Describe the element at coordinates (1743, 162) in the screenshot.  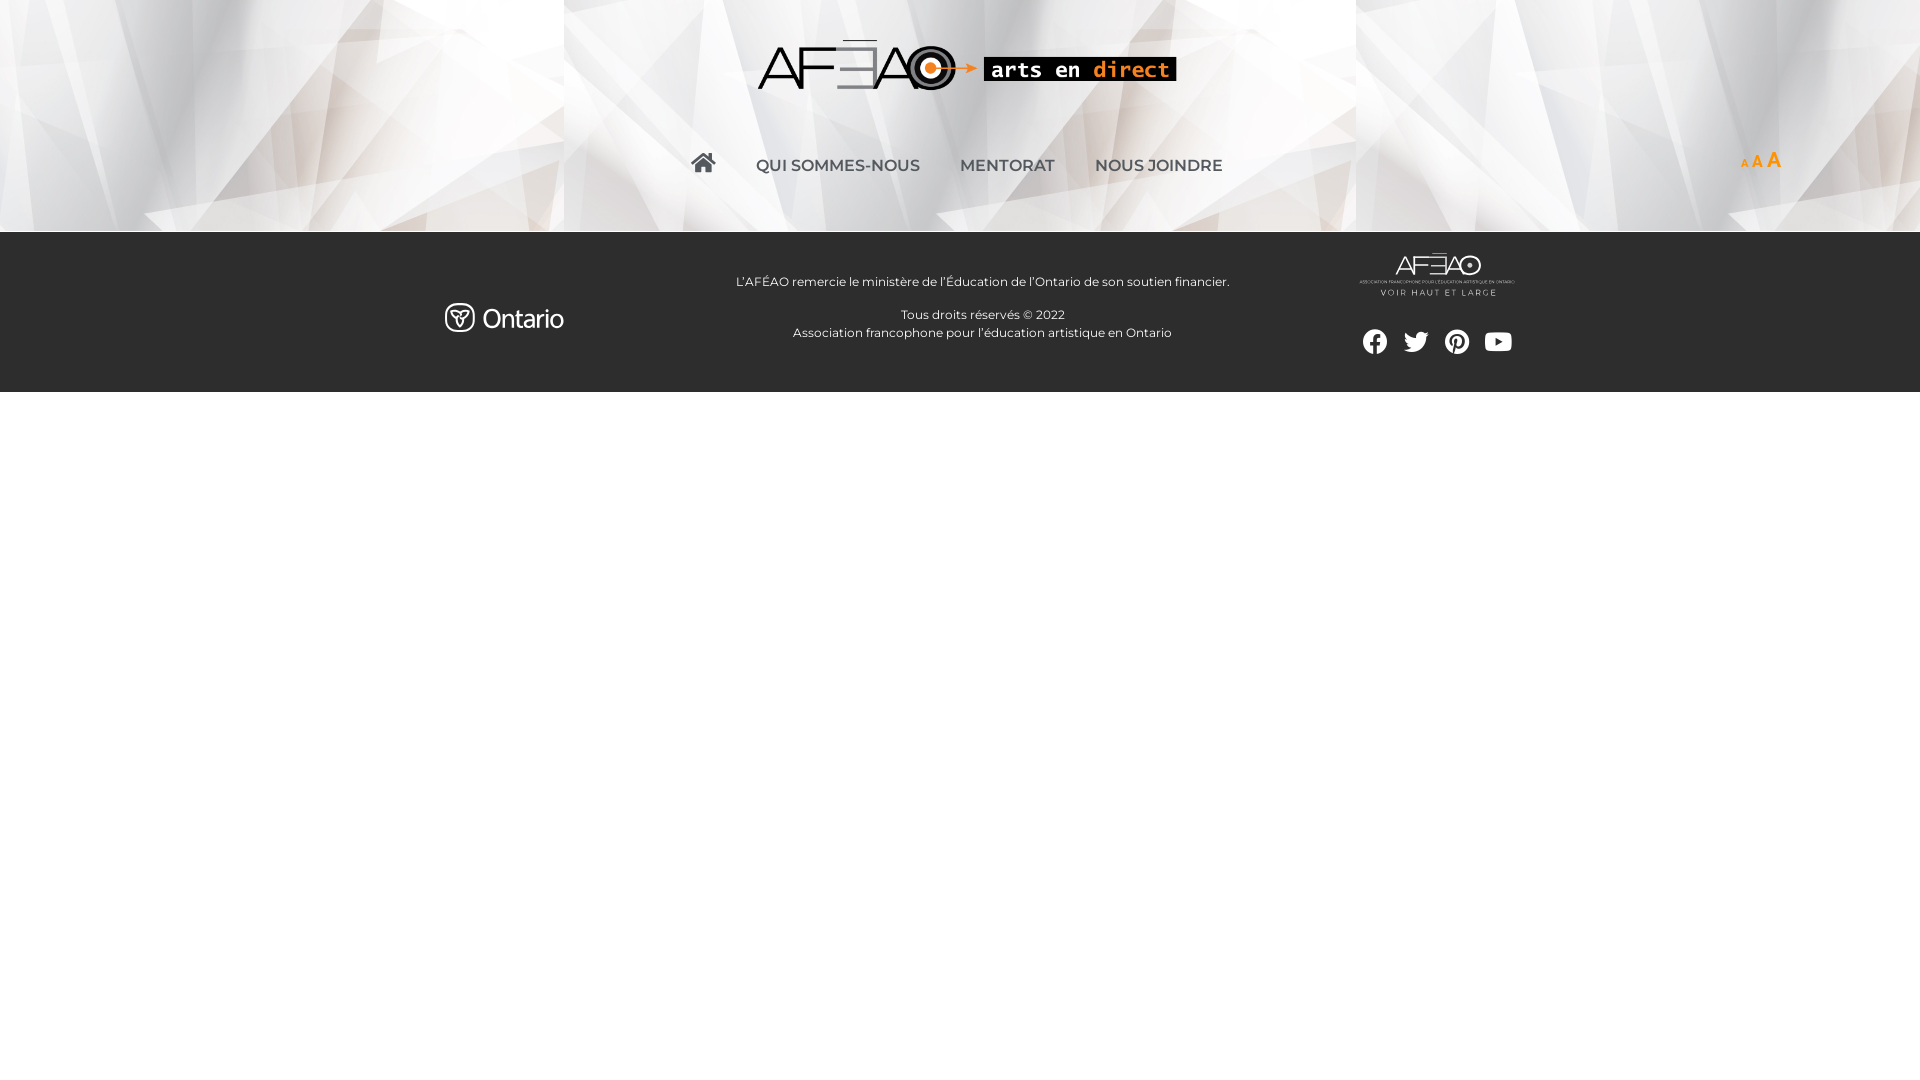
I see `'A'` at that location.